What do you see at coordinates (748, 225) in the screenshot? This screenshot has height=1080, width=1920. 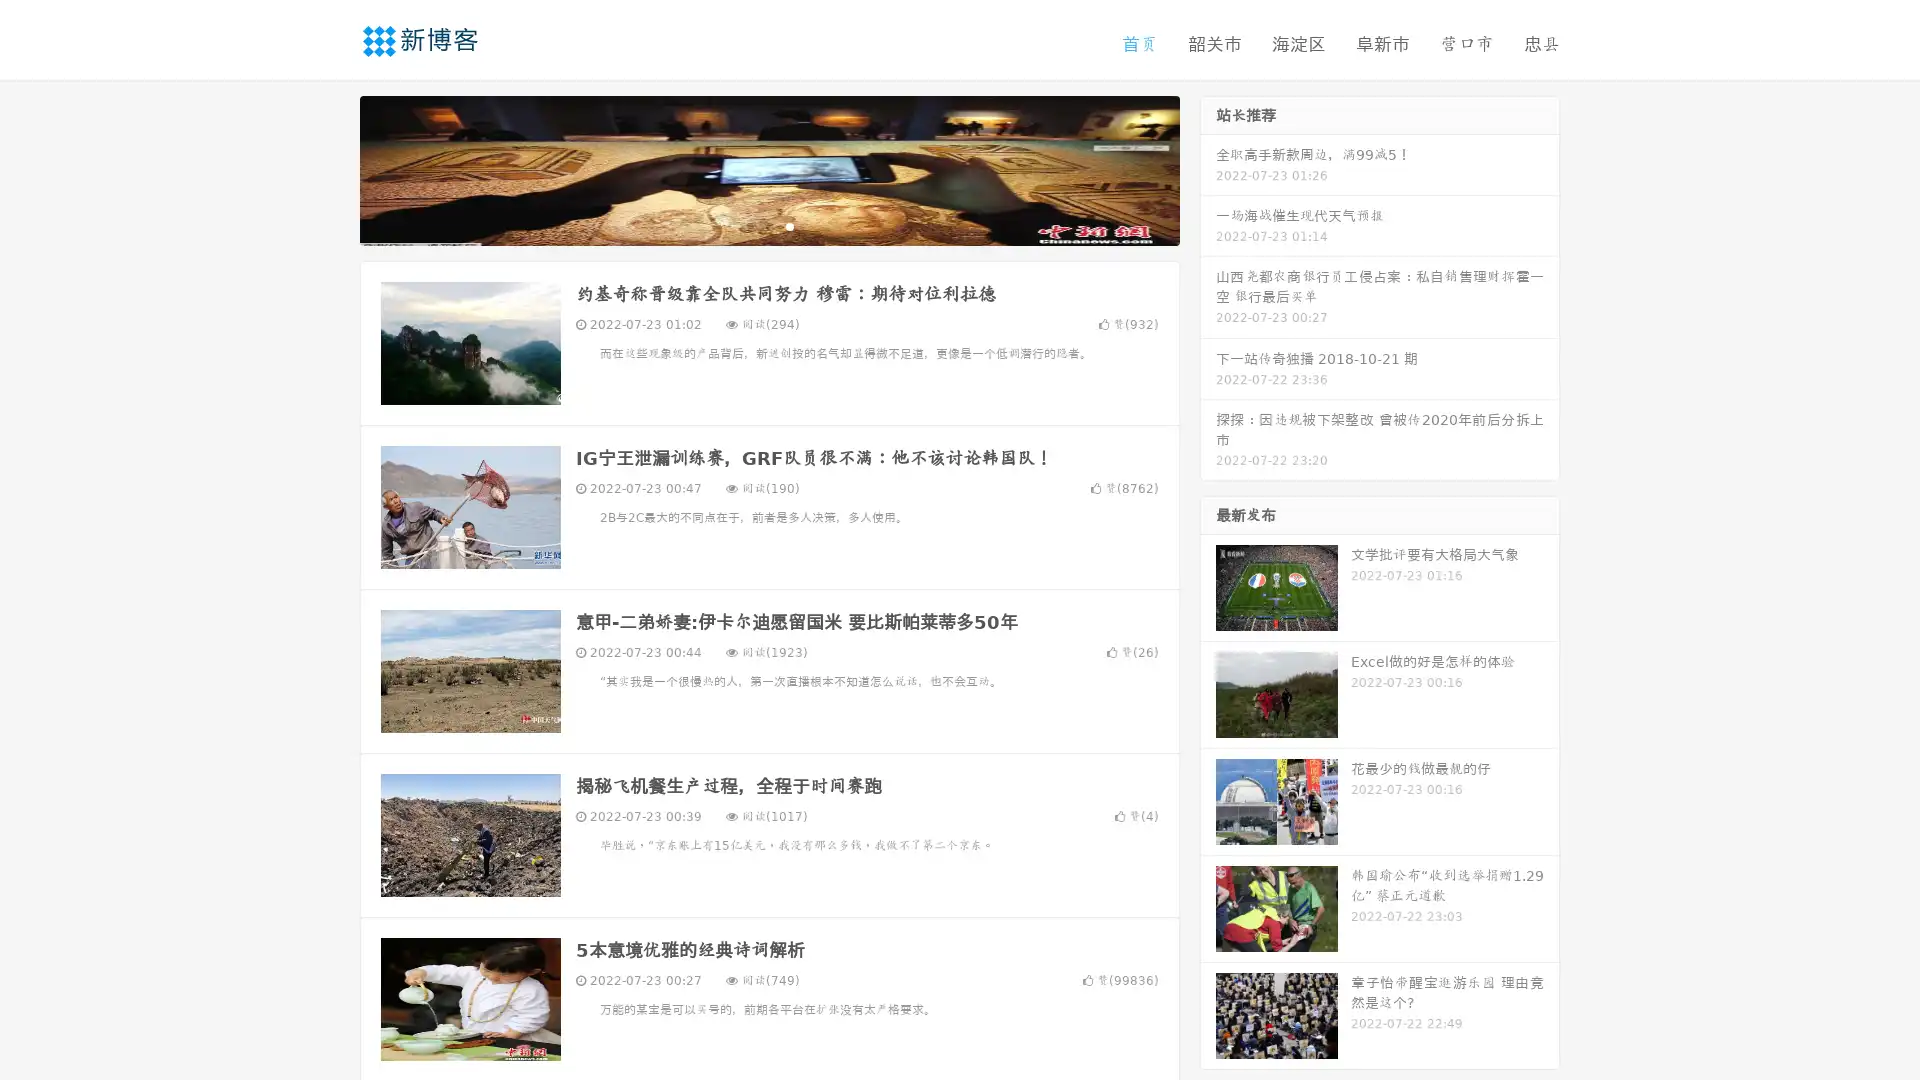 I see `Go to slide 1` at bounding box center [748, 225].